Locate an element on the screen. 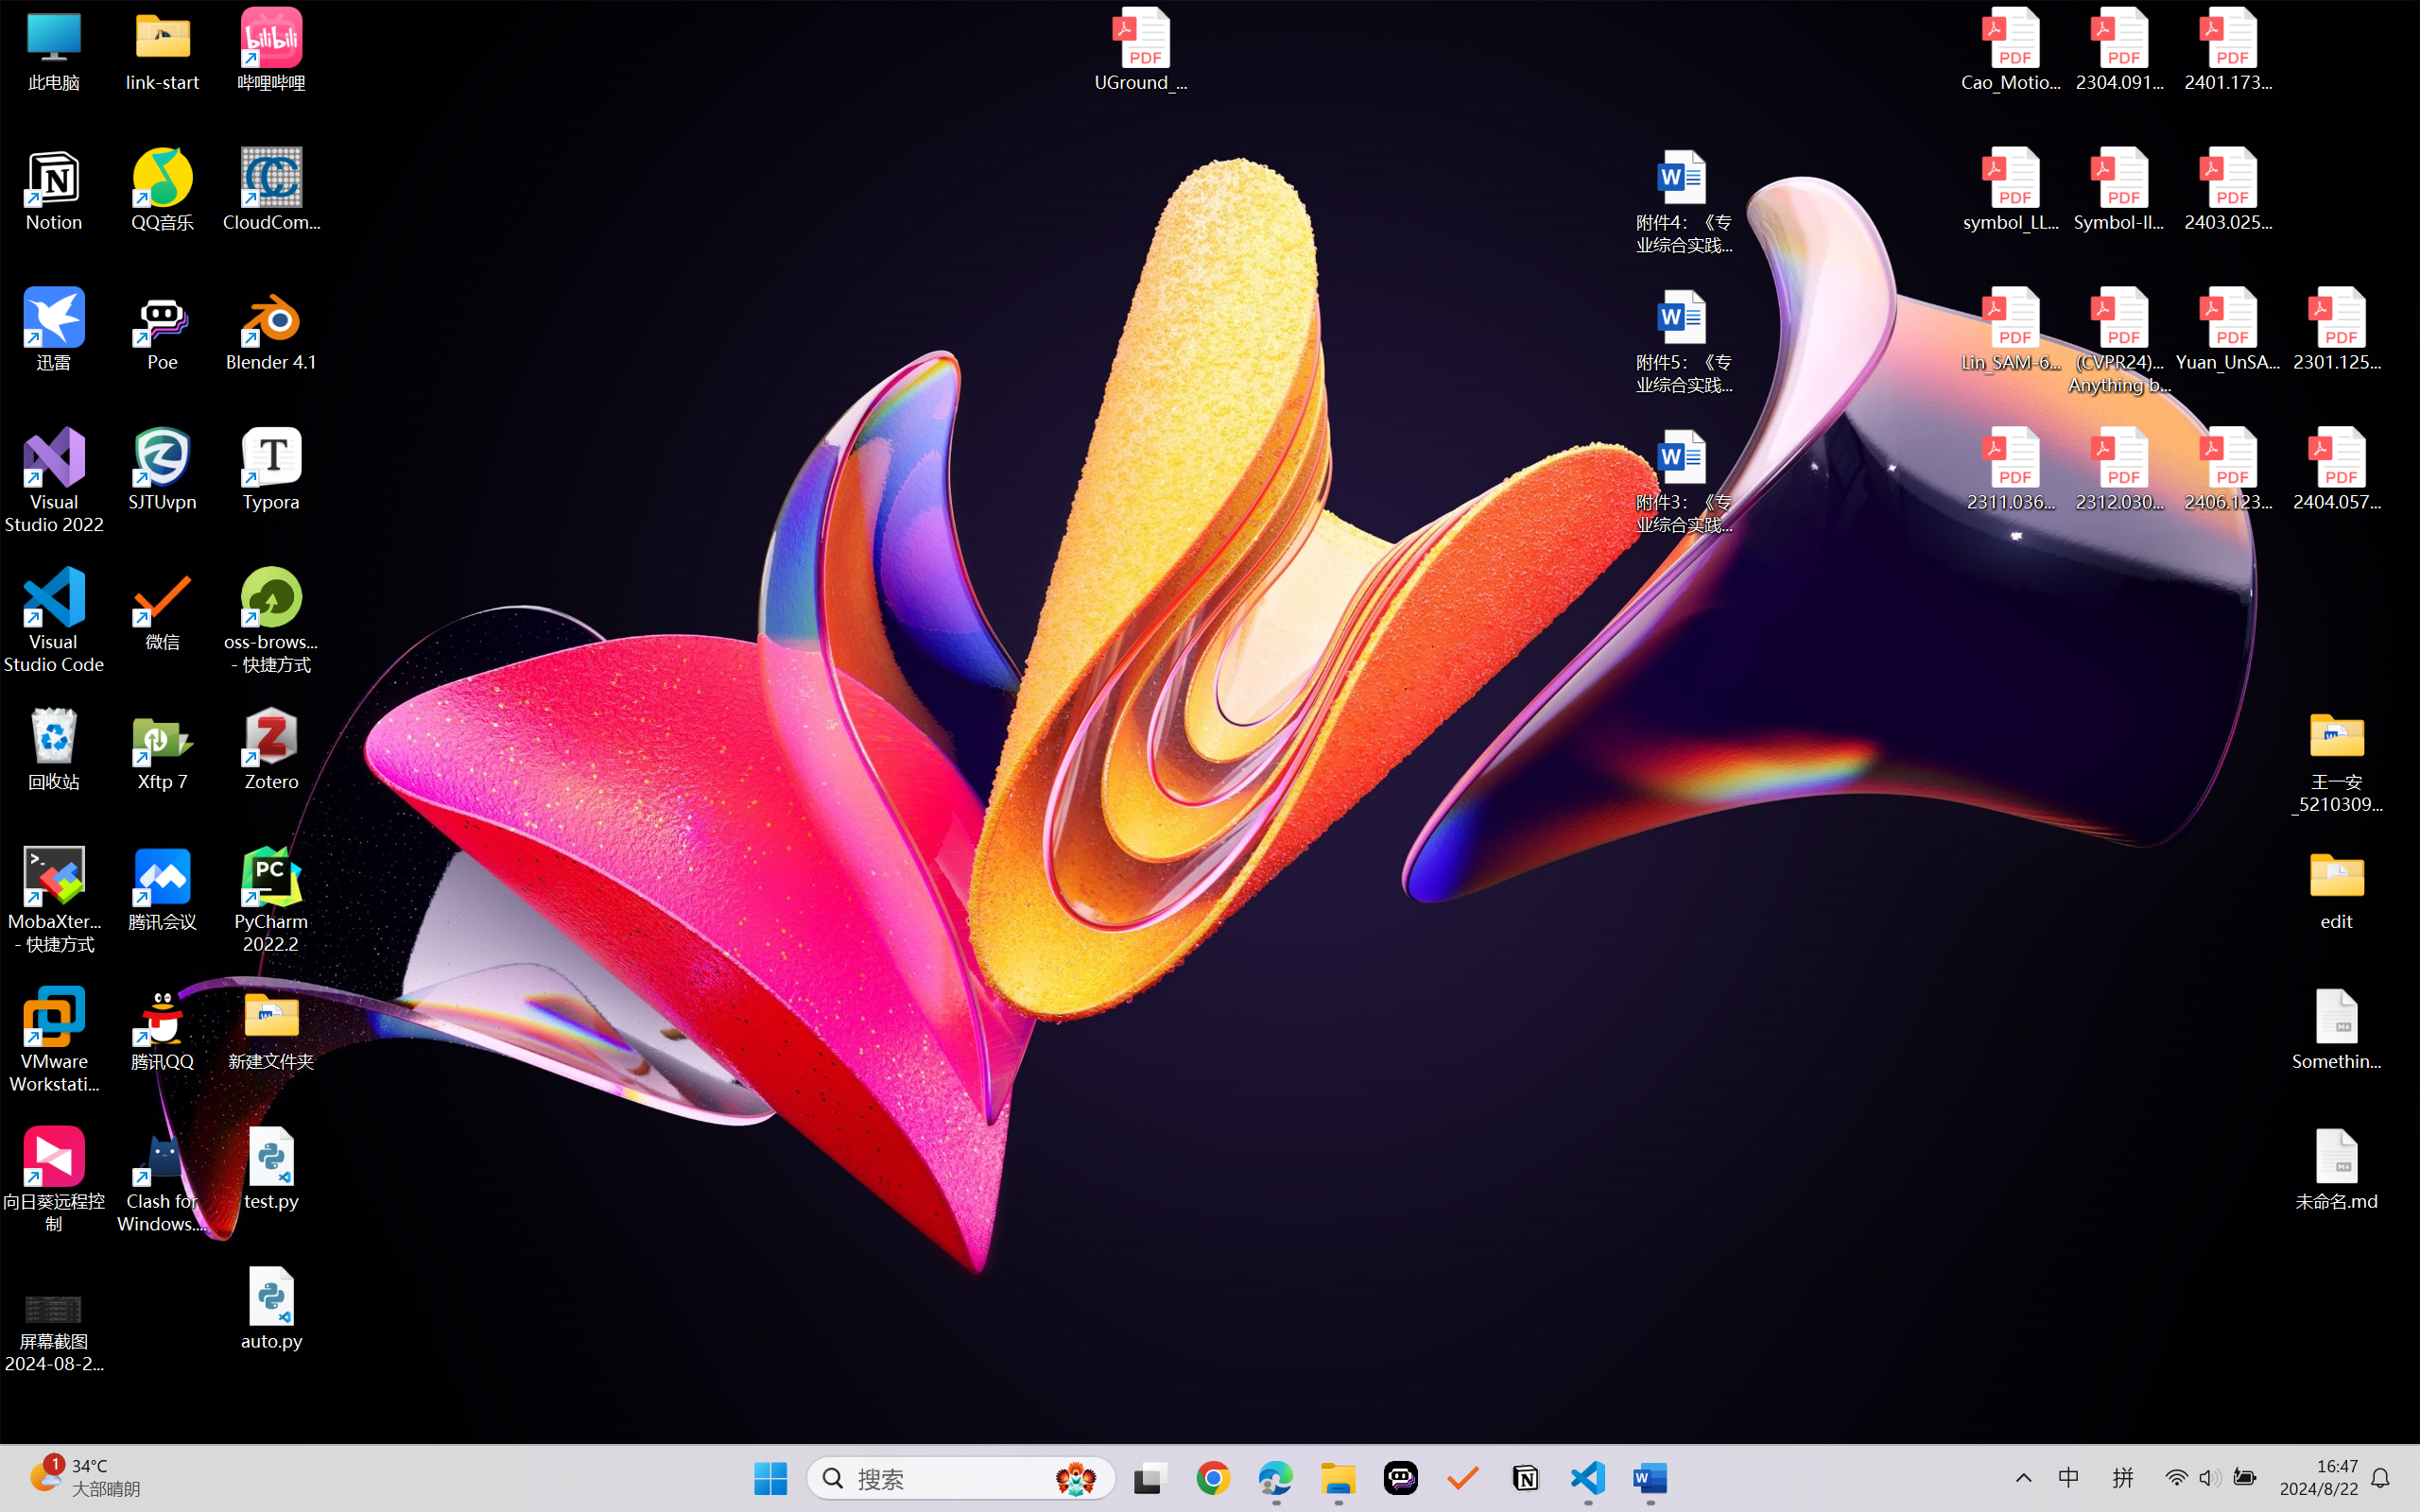 The height and width of the screenshot is (1512, 2420). 'Visual Studio 2022' is located at coordinates (53, 481).